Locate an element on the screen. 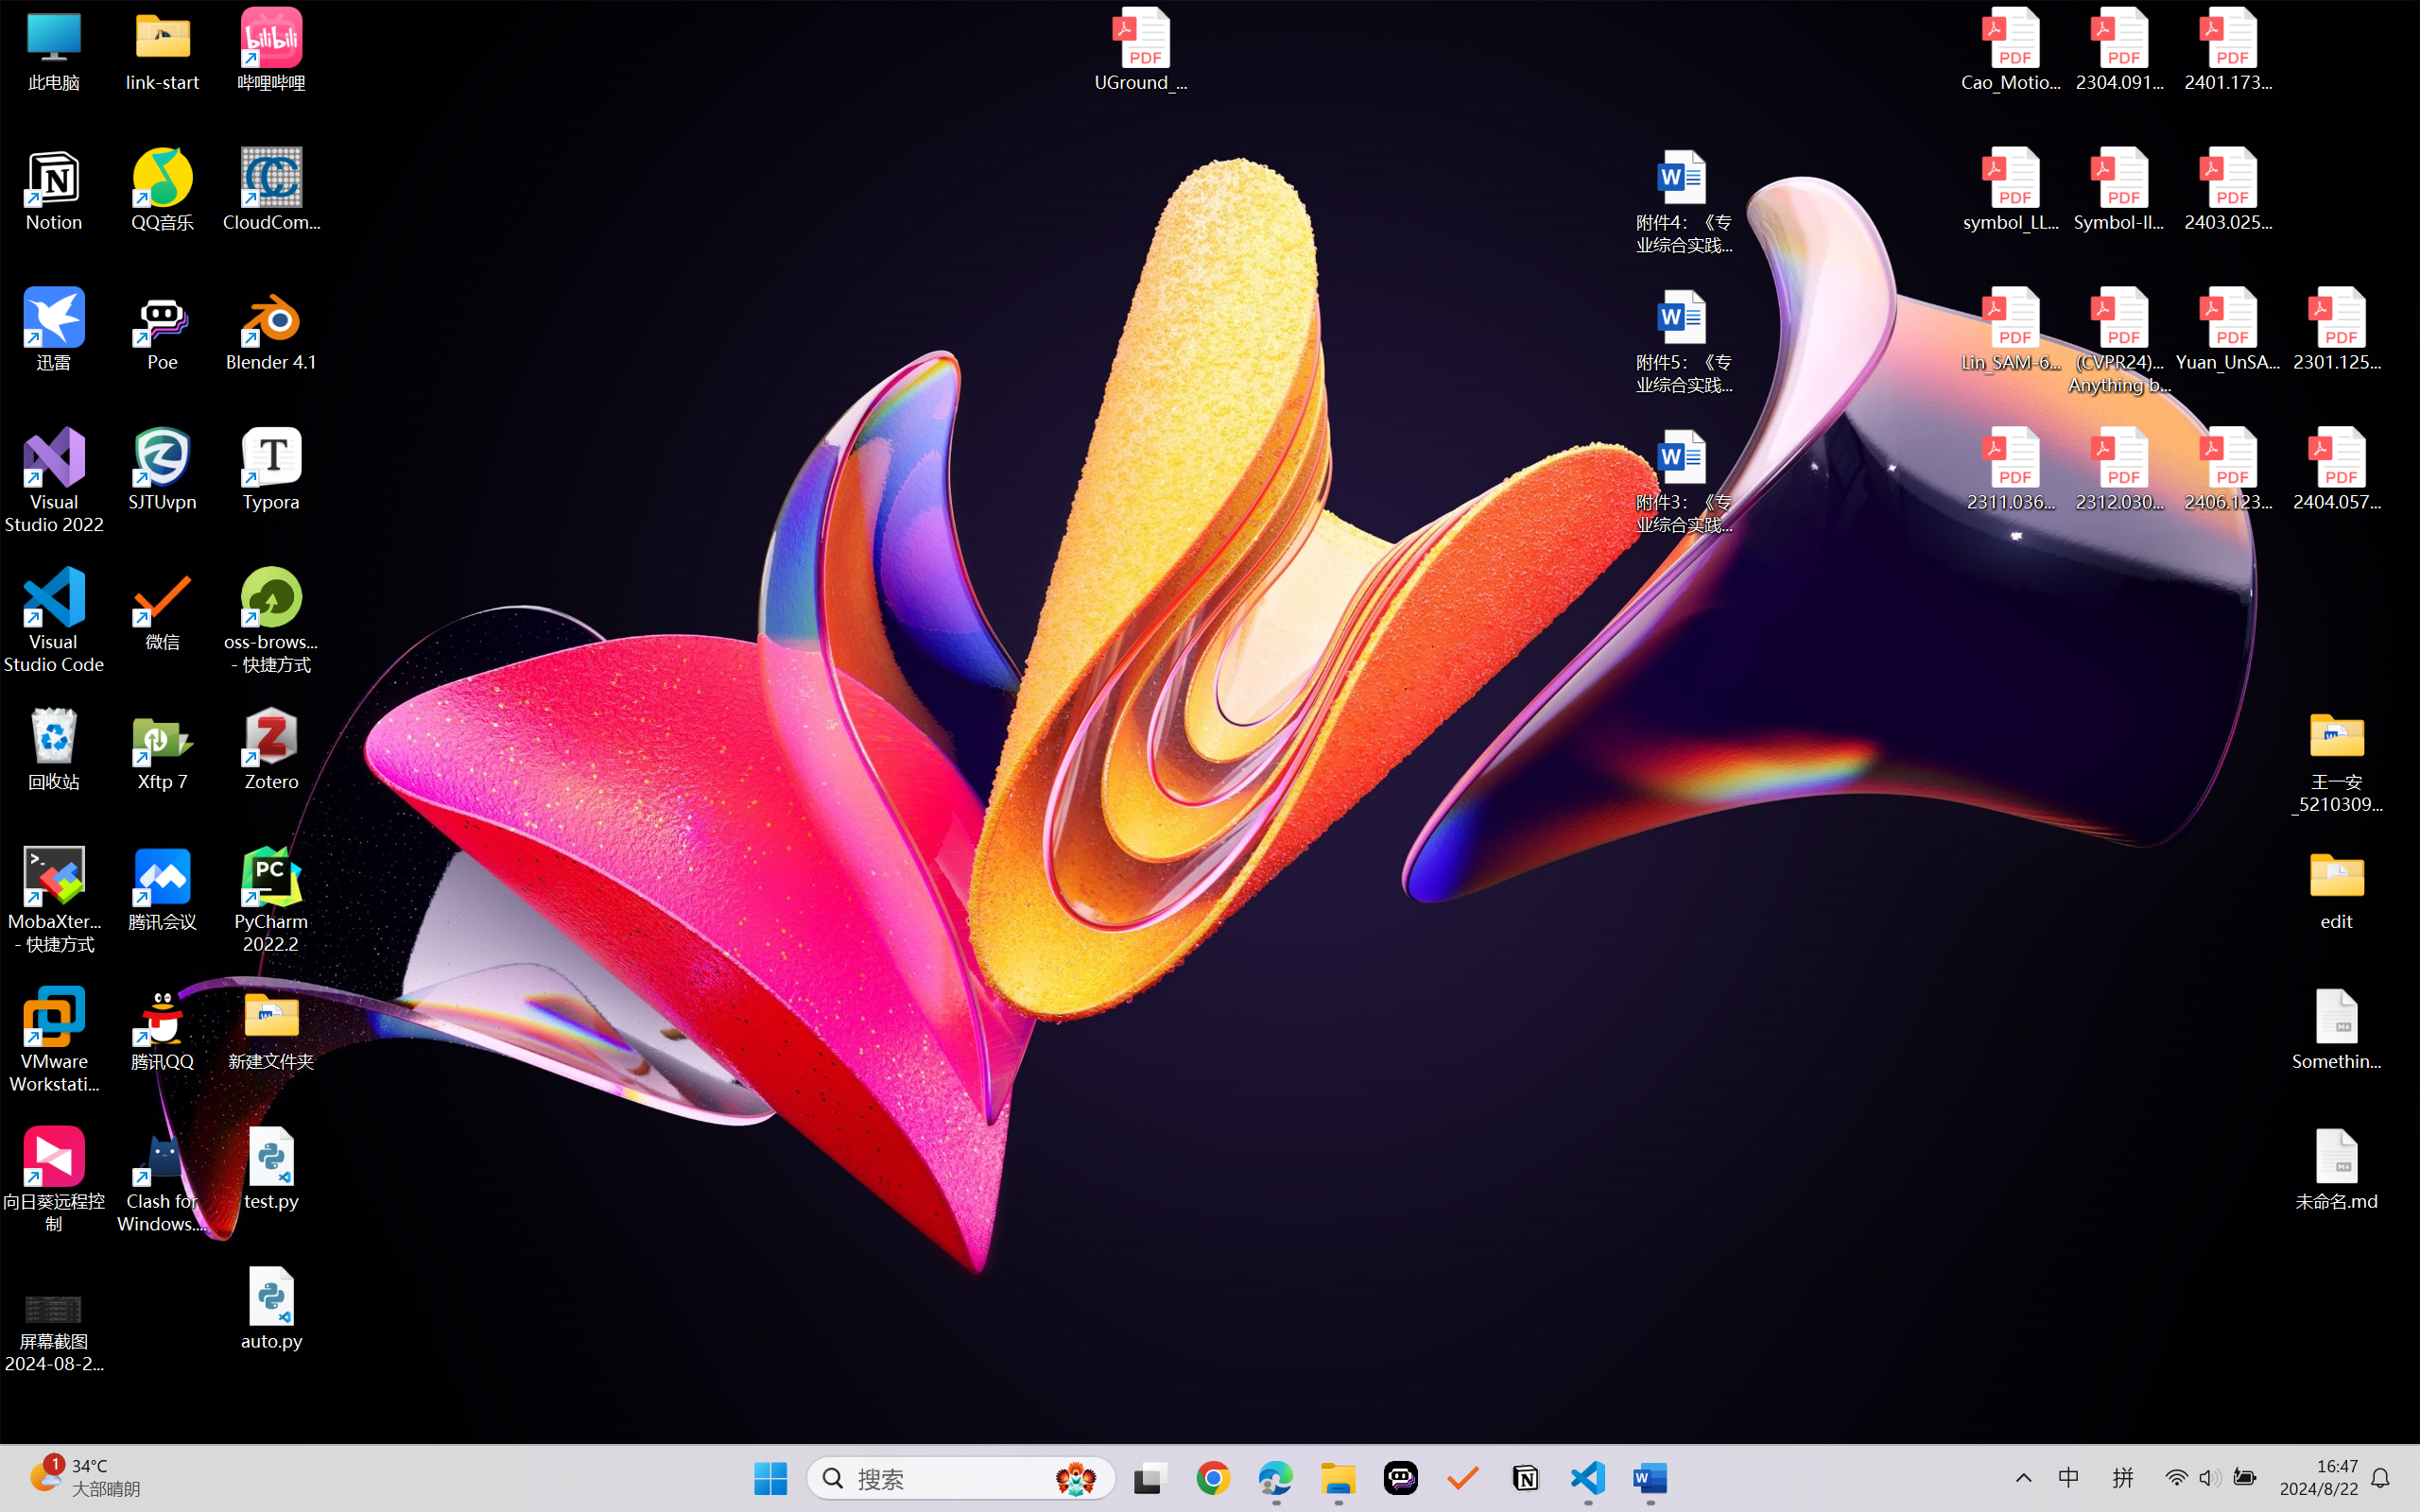 The height and width of the screenshot is (1512, 2420). 'Visual Studio 2022' is located at coordinates (53, 481).